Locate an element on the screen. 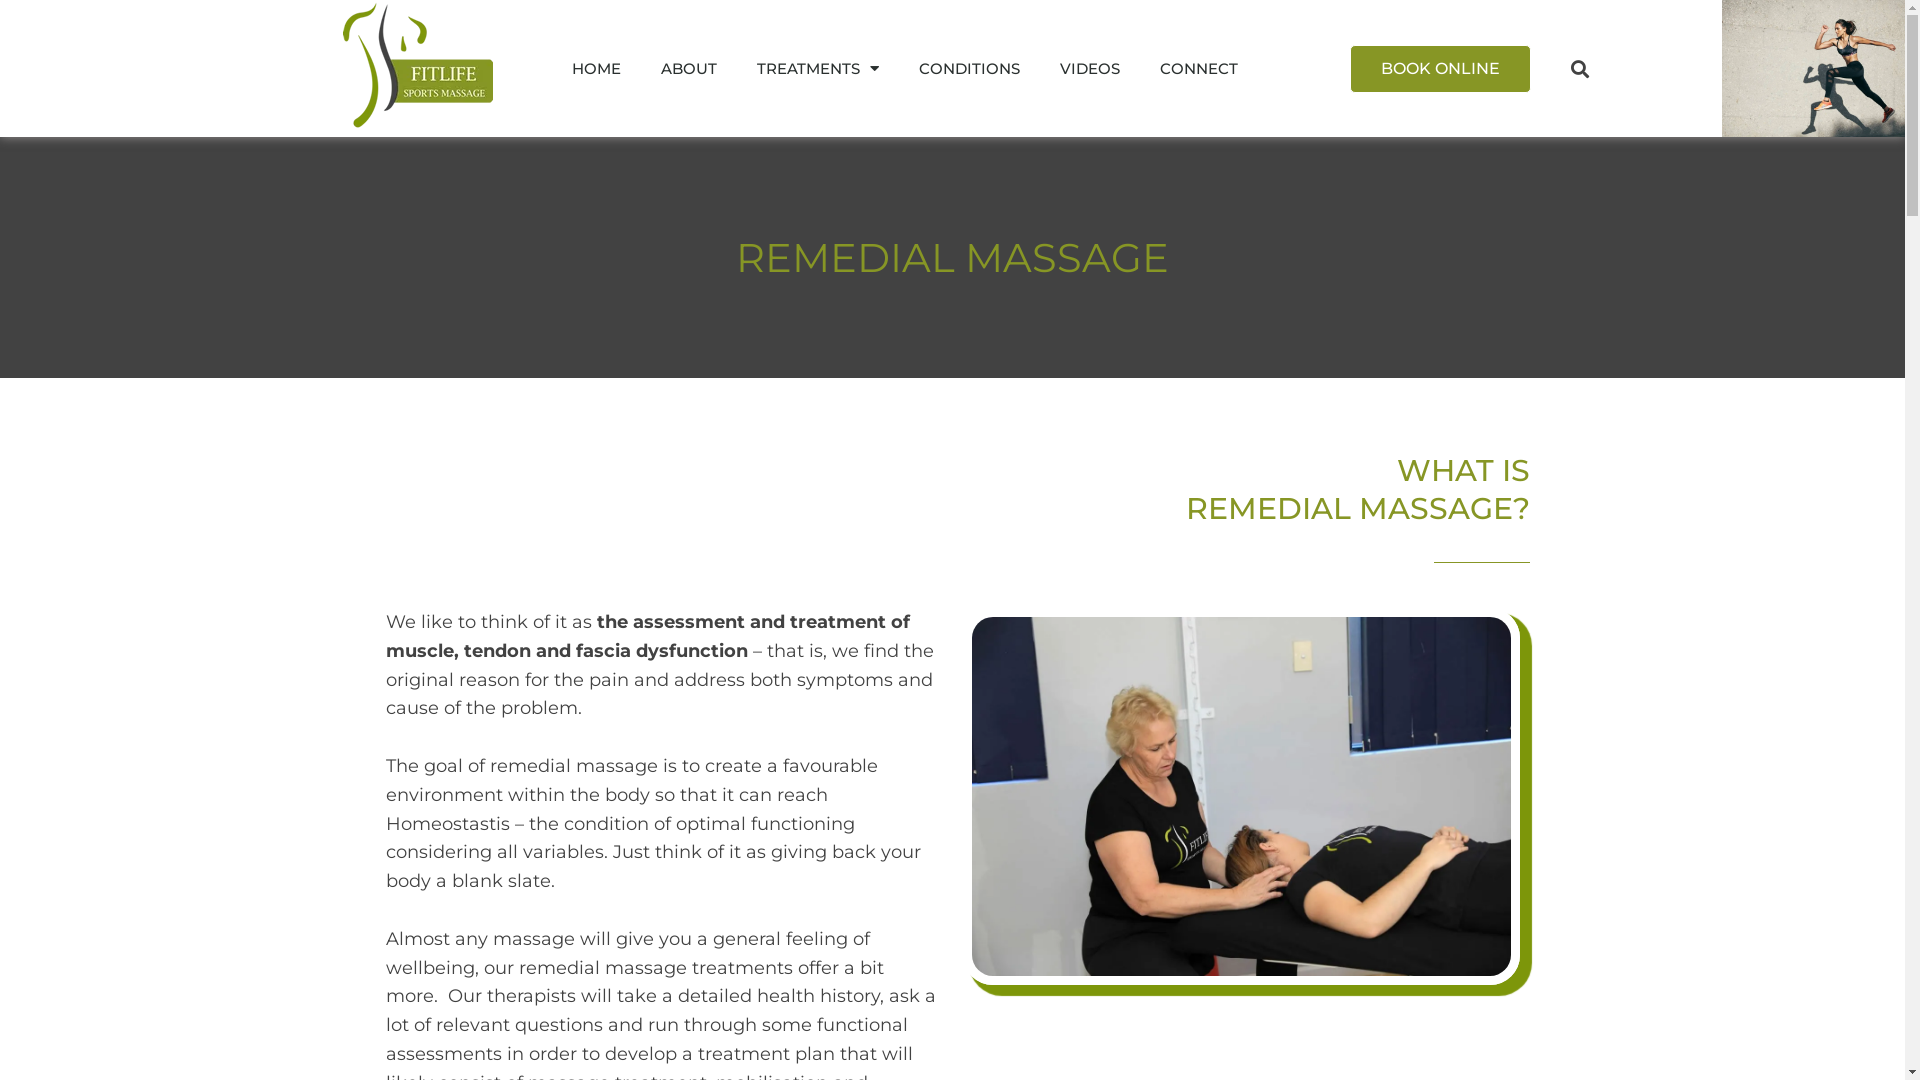  'VIDEOS' is located at coordinates (1088, 67).